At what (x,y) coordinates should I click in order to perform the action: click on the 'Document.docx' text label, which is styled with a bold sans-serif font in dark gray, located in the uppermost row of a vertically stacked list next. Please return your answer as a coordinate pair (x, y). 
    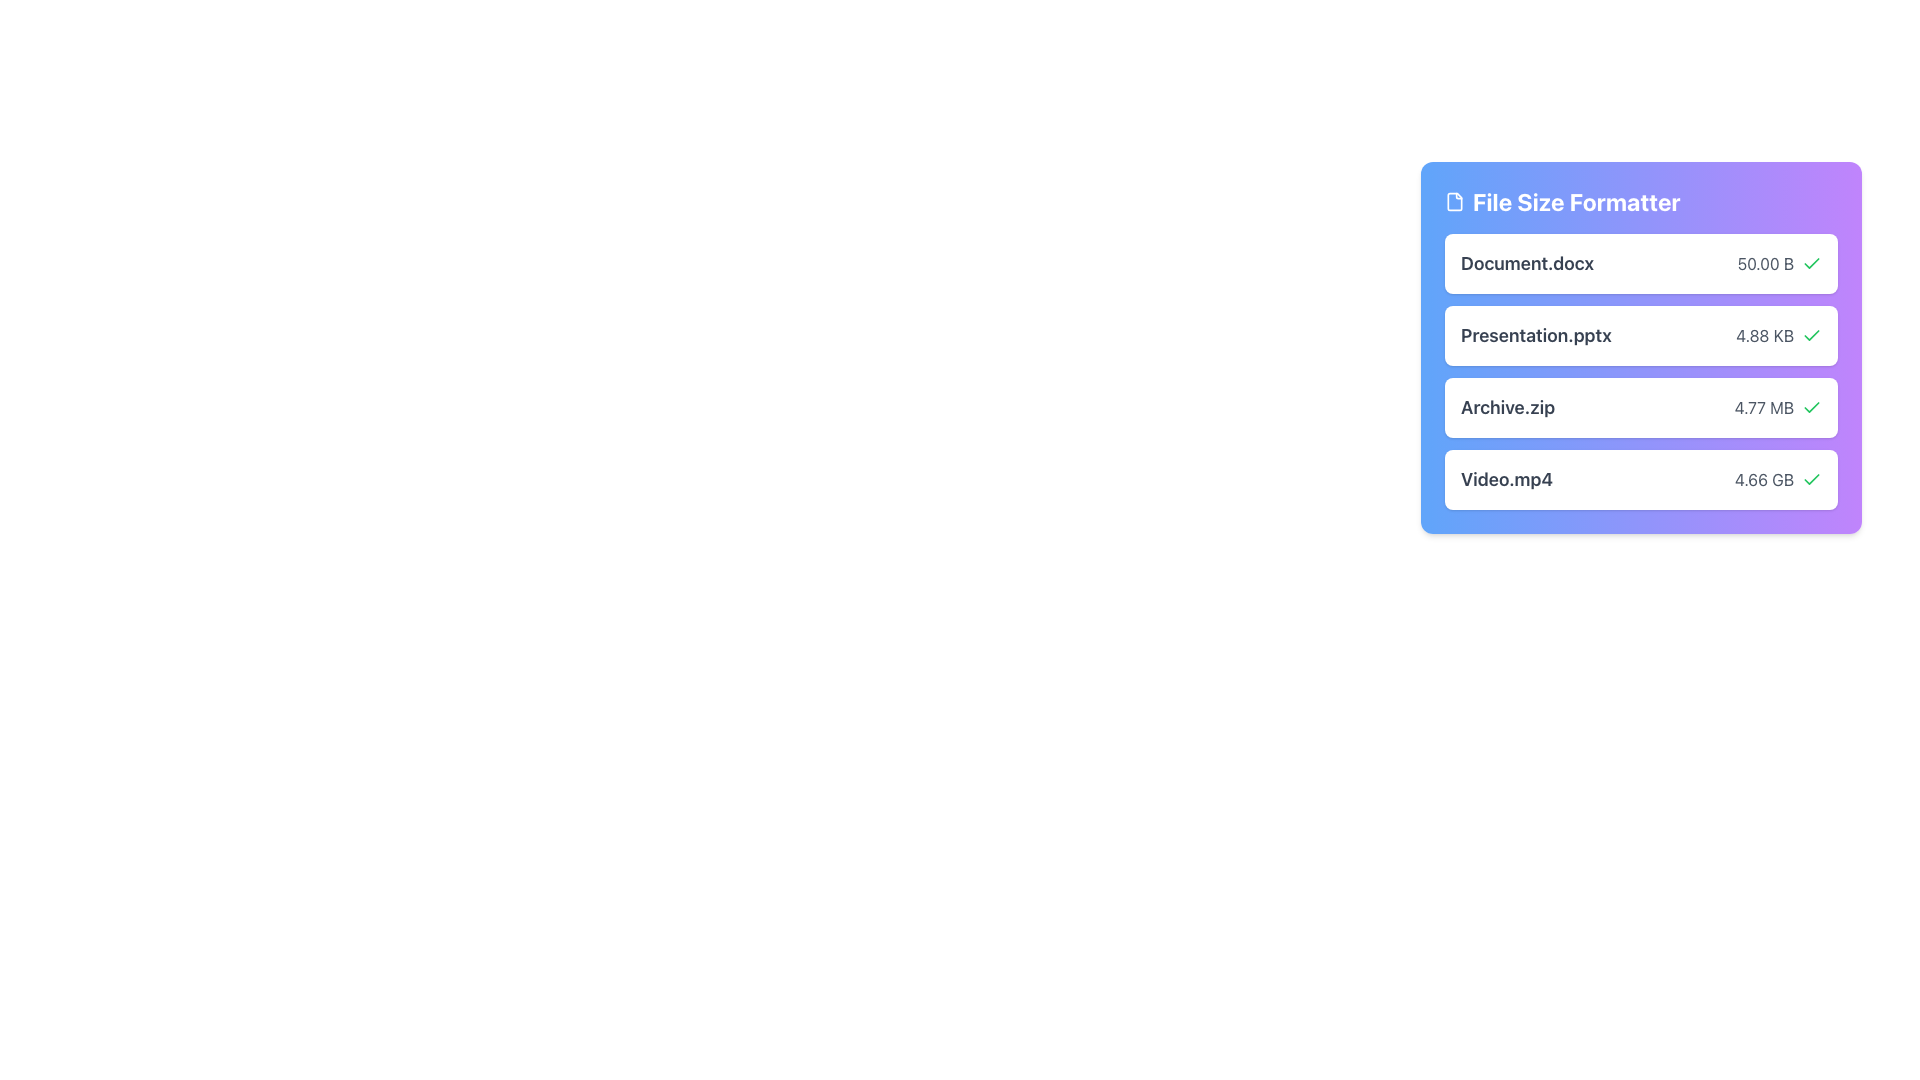
    Looking at the image, I should click on (1526, 262).